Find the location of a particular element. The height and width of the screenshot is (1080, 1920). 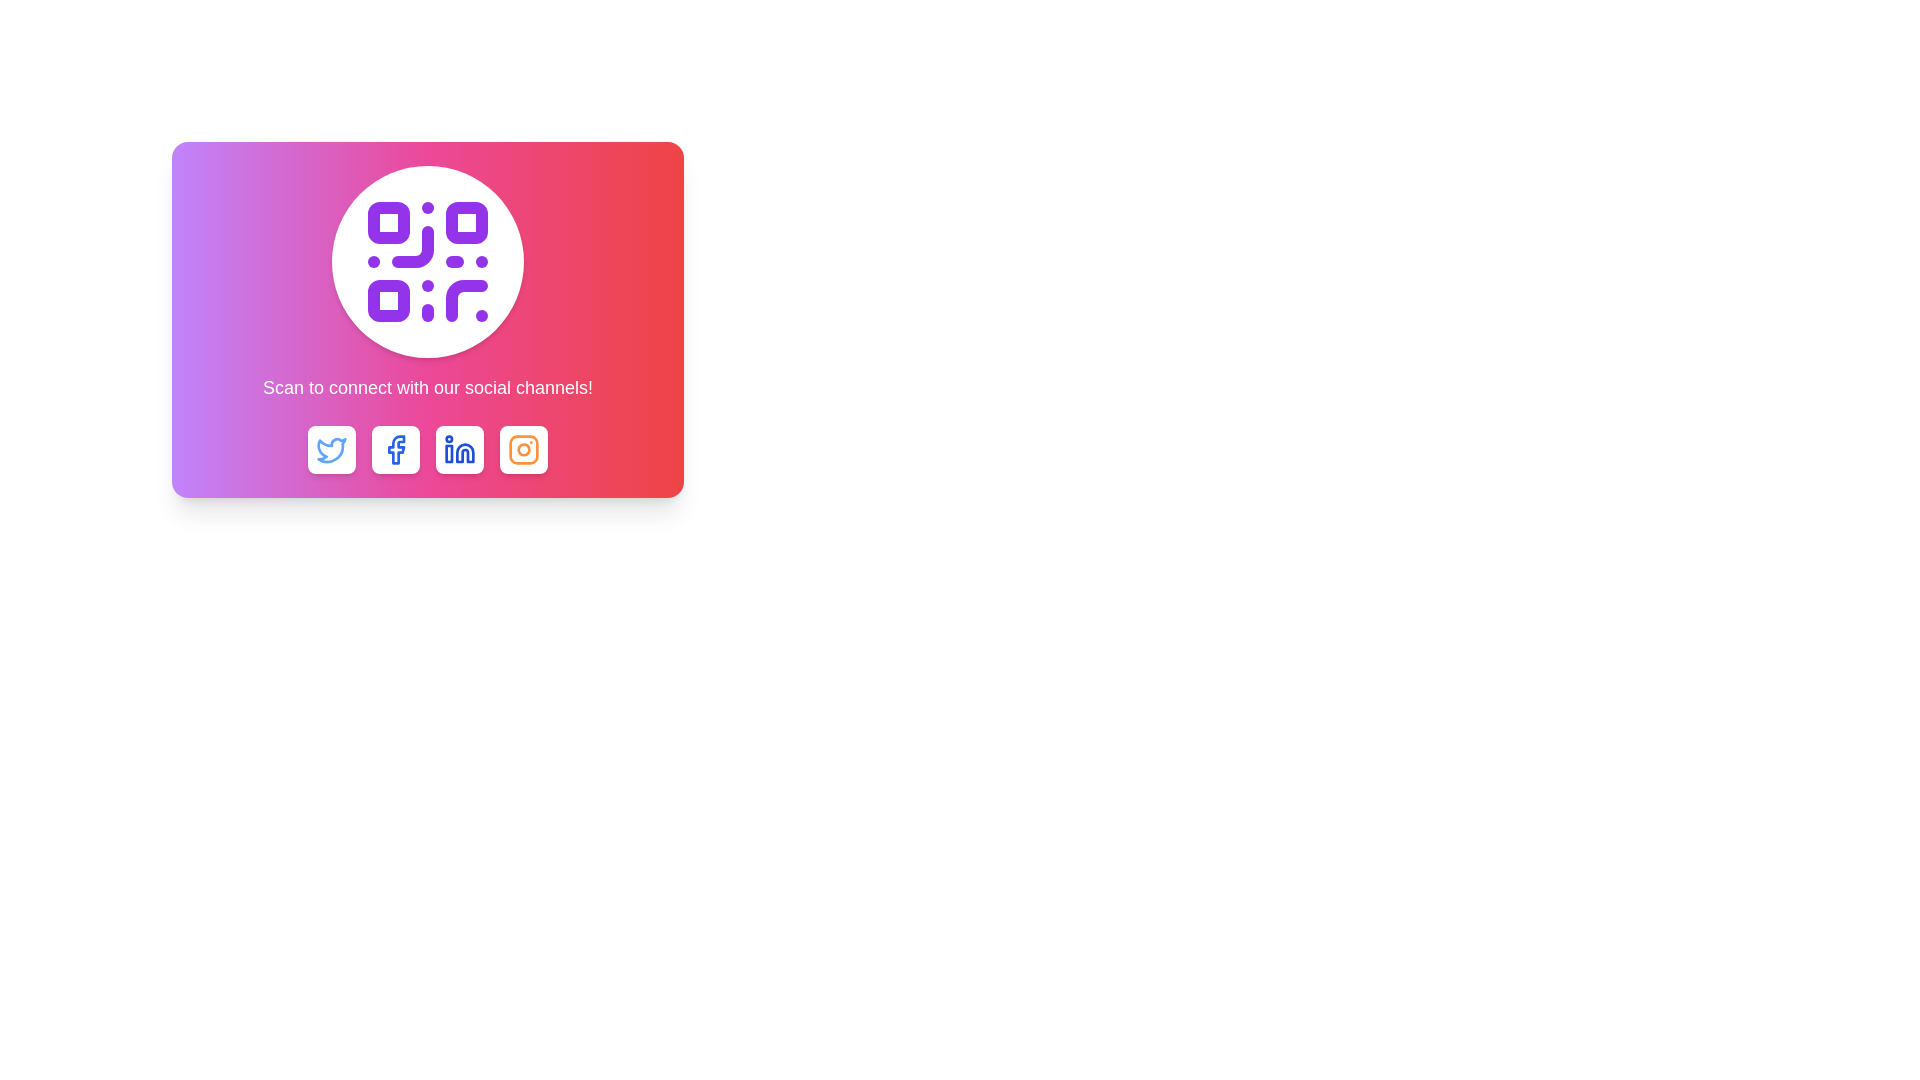

the QR code icon, which is a purple icon within a circular white area, to initiate scanning with a mobile device is located at coordinates (426, 261).